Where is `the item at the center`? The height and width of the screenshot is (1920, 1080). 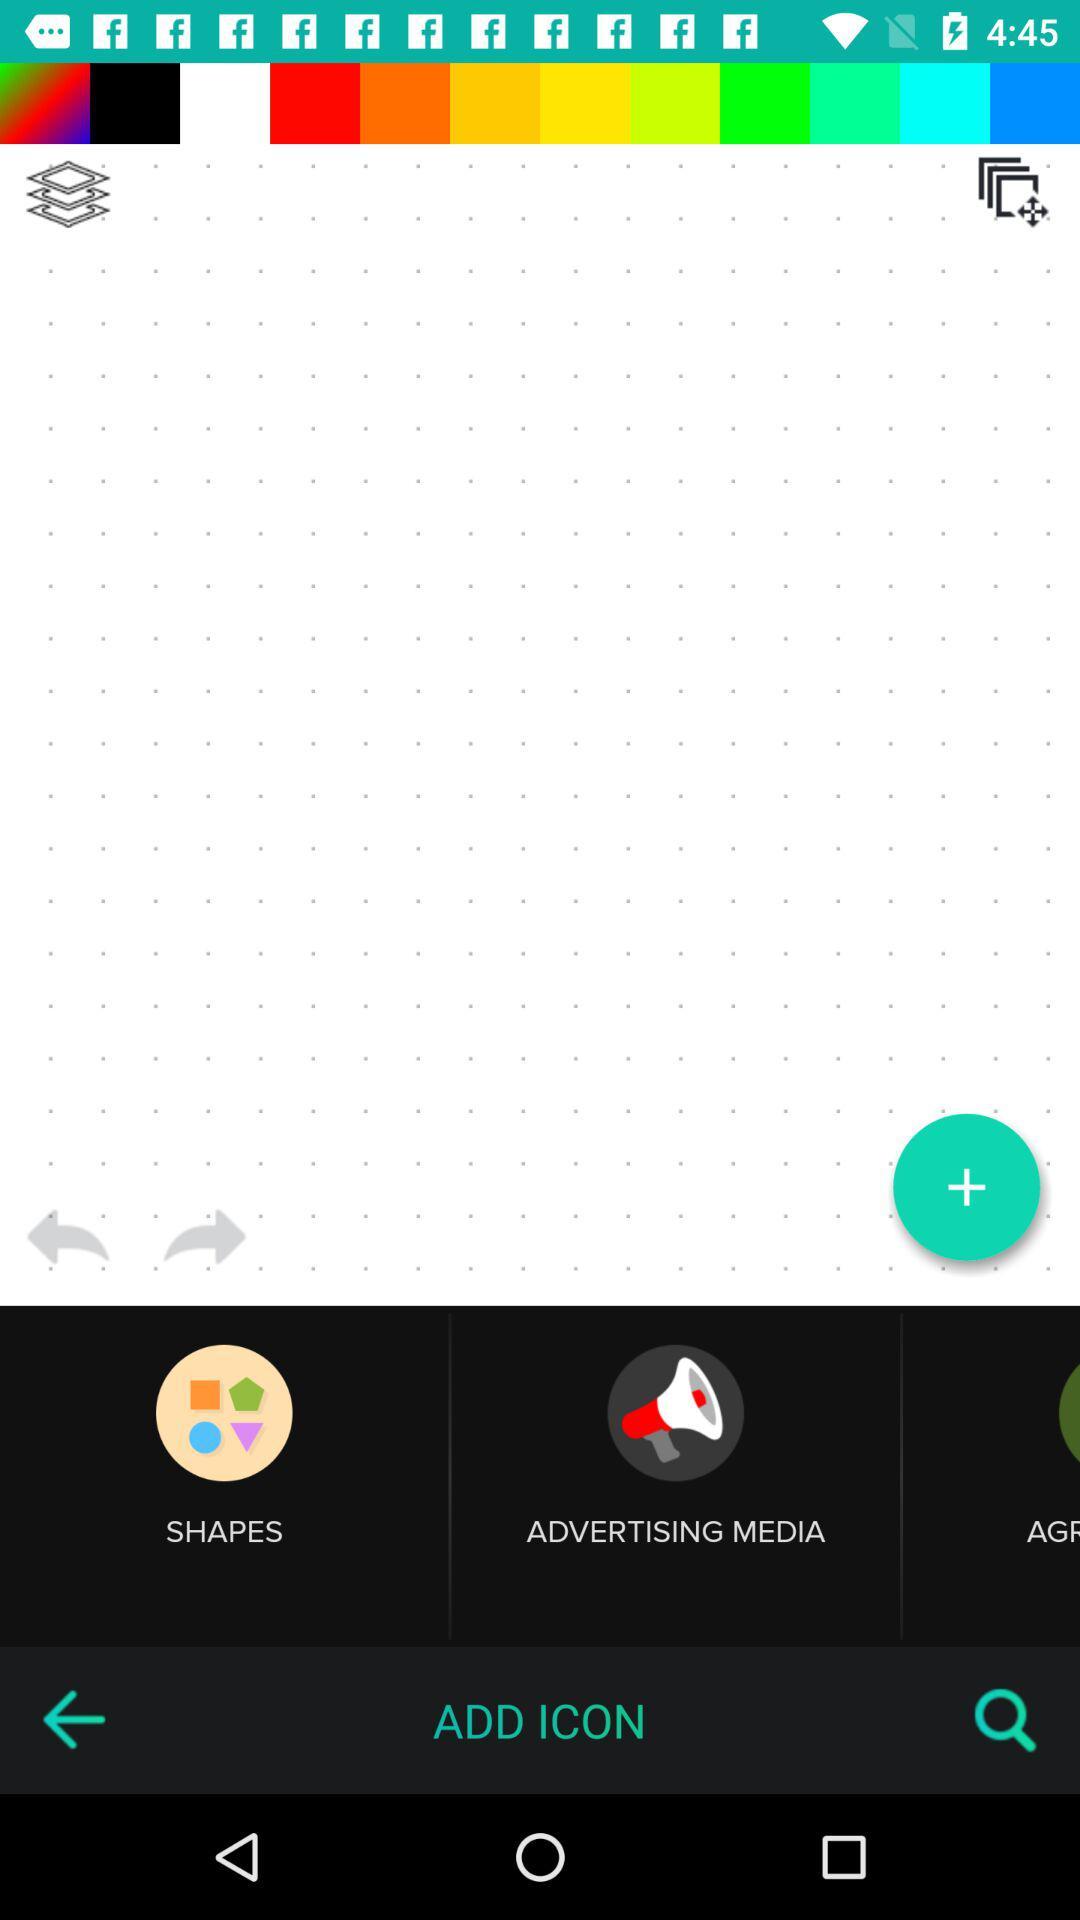
the item at the center is located at coordinates (540, 684).